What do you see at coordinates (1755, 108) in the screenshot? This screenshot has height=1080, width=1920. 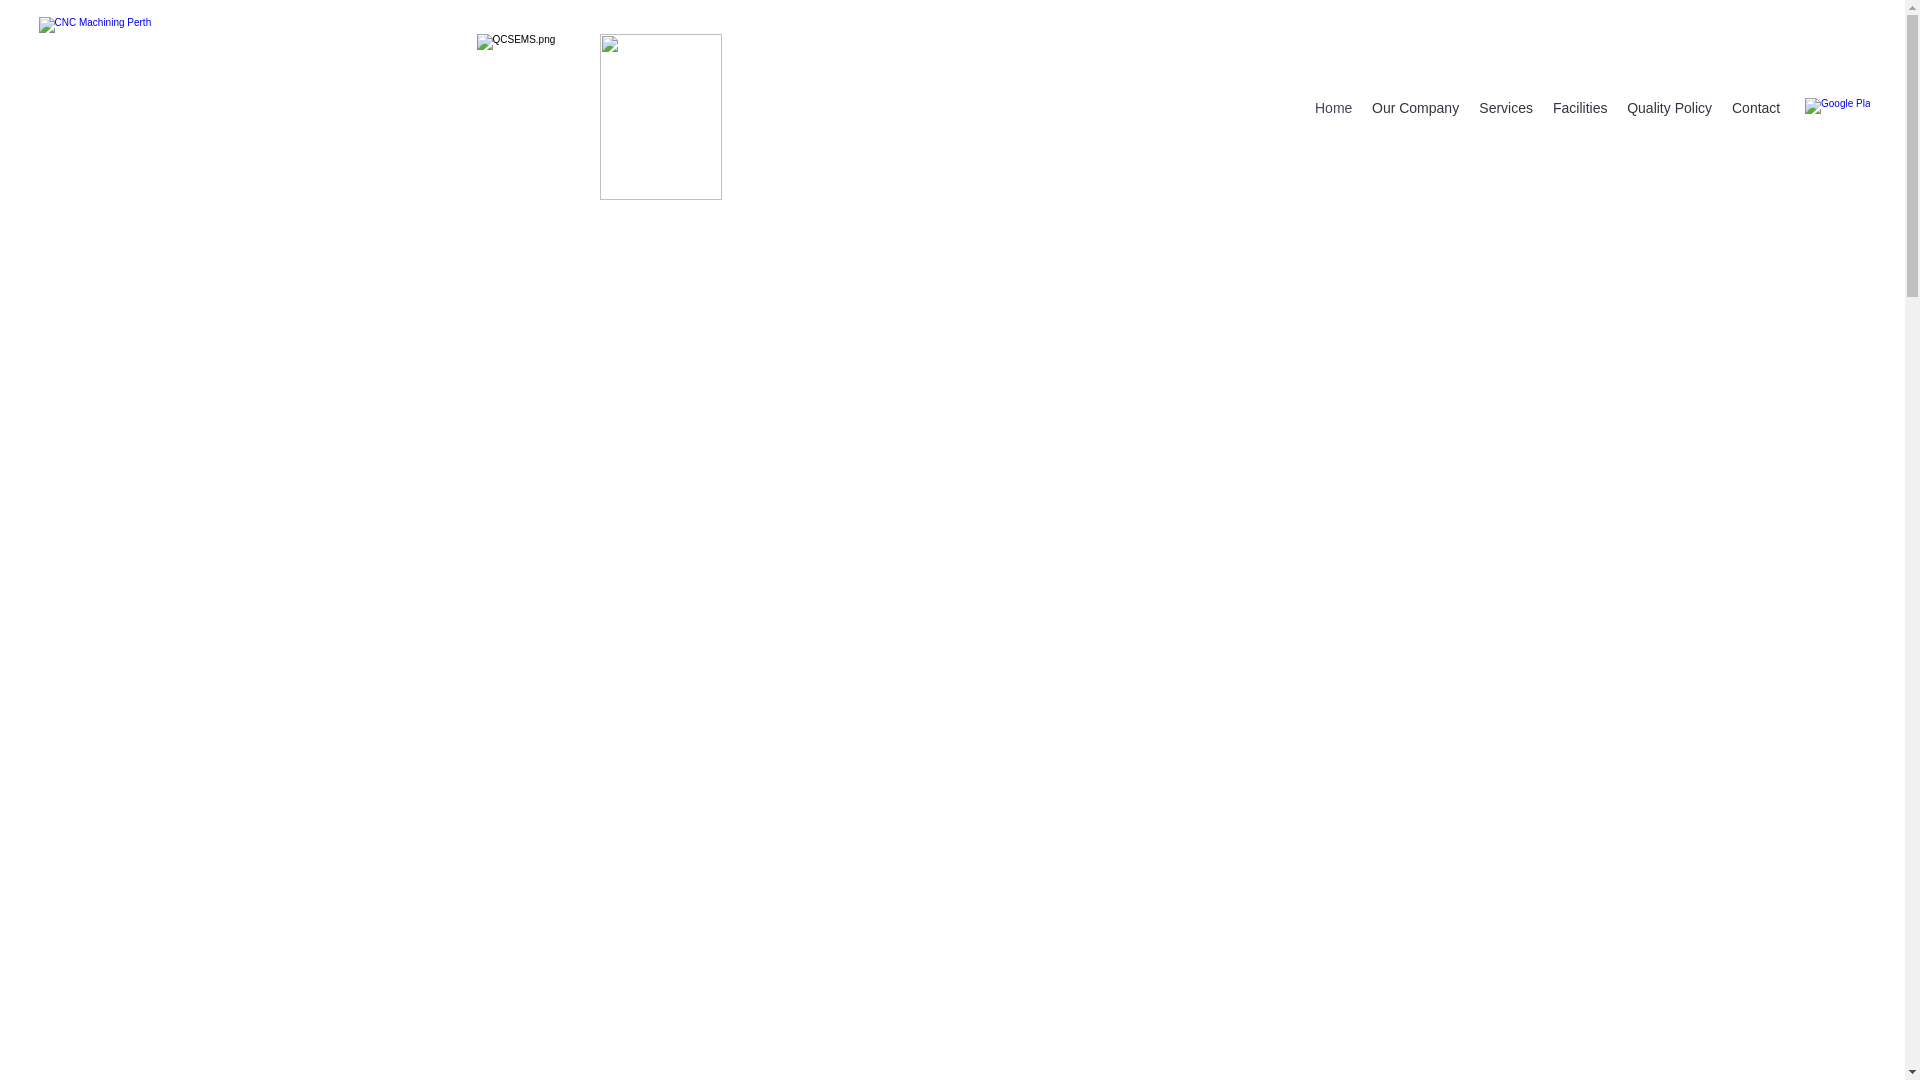 I see `'Contact'` at bounding box center [1755, 108].